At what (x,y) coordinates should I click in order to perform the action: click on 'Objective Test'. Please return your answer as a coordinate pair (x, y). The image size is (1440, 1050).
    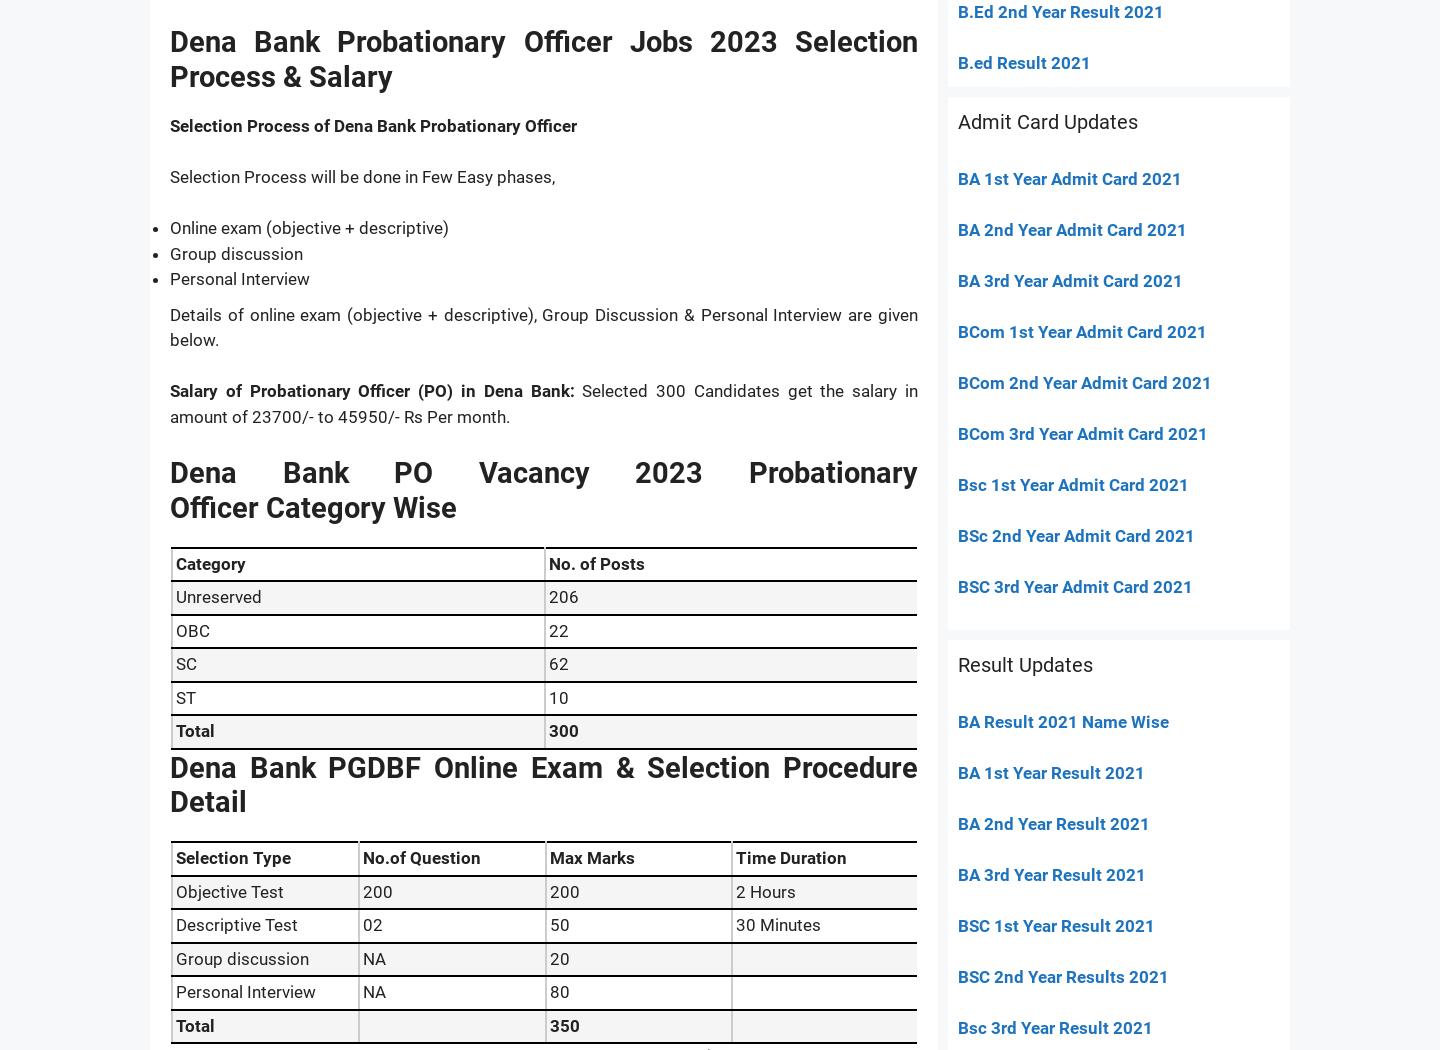
    Looking at the image, I should click on (229, 890).